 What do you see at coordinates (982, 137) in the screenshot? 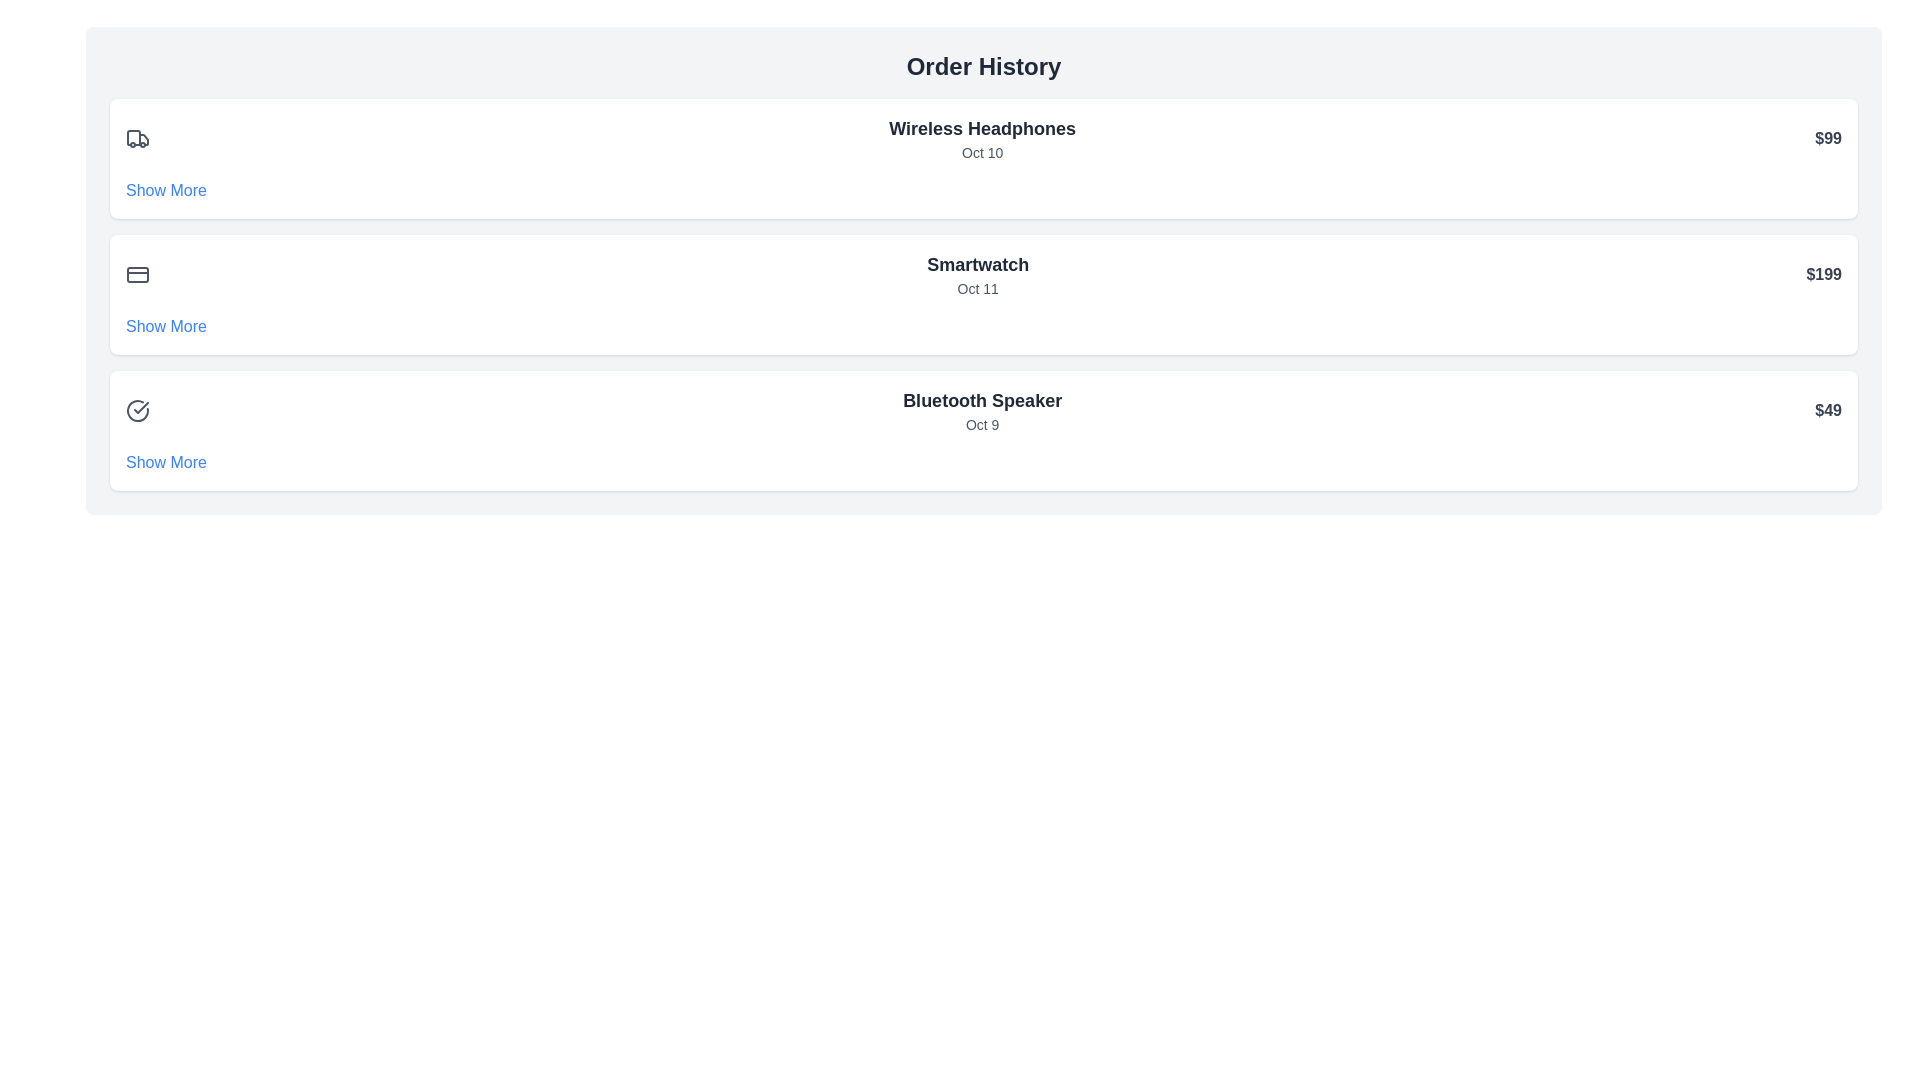
I see `product name and associated date from the text block located in the first section of the order history, just below the title 'Wireless Headphones' and above the '$99' price label` at bounding box center [982, 137].